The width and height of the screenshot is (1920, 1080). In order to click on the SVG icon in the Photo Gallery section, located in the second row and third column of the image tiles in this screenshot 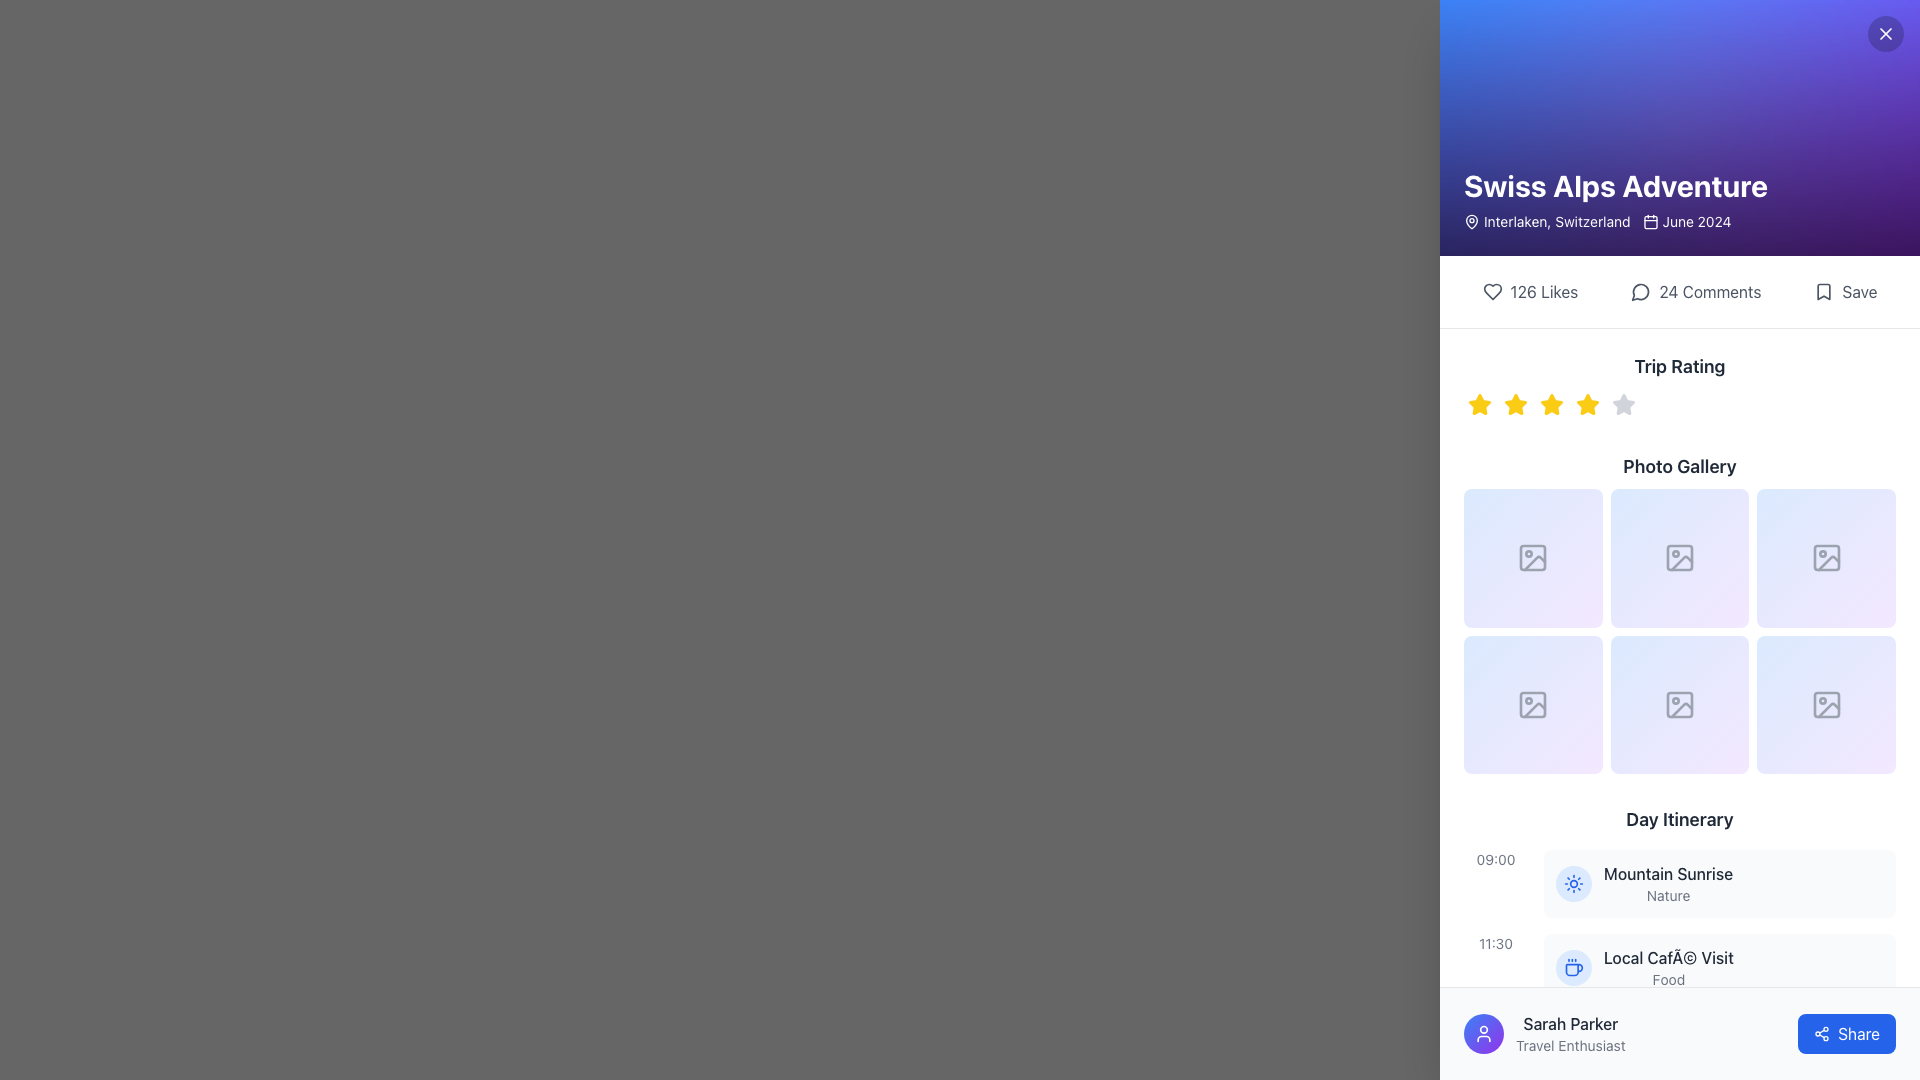, I will do `click(1826, 558)`.